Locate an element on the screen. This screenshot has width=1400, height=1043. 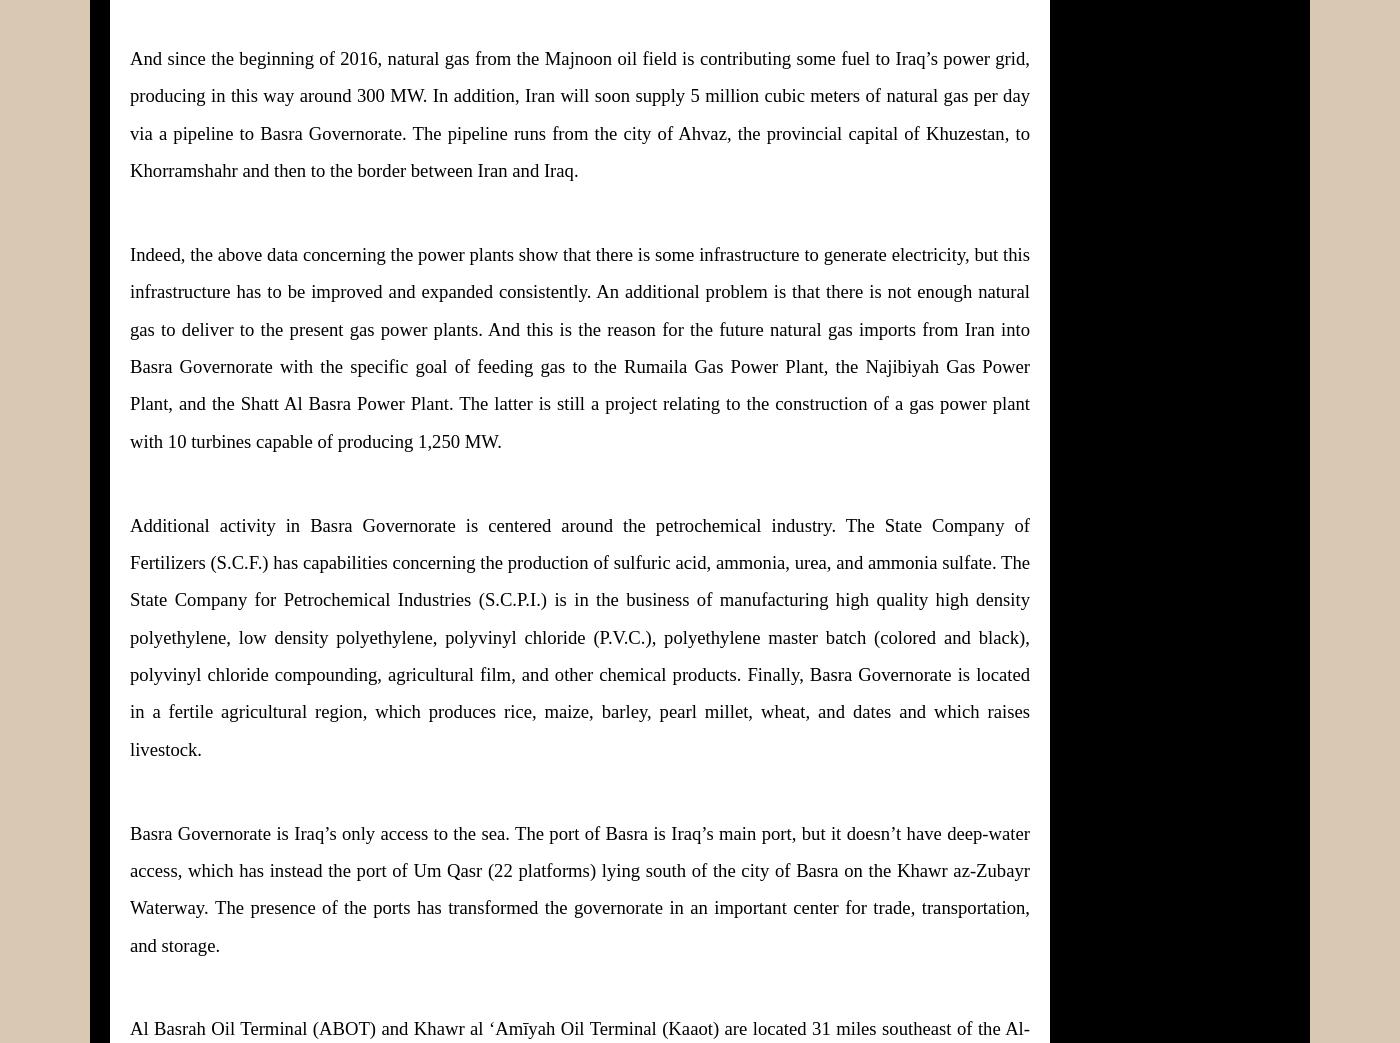
'Al Basrah Oil Terminal (ABOT) and Khawr al ‘Amīyah Oil Terminal (Kaaot)
are located 31 miles southeast of the' is located at coordinates (130, 1028).